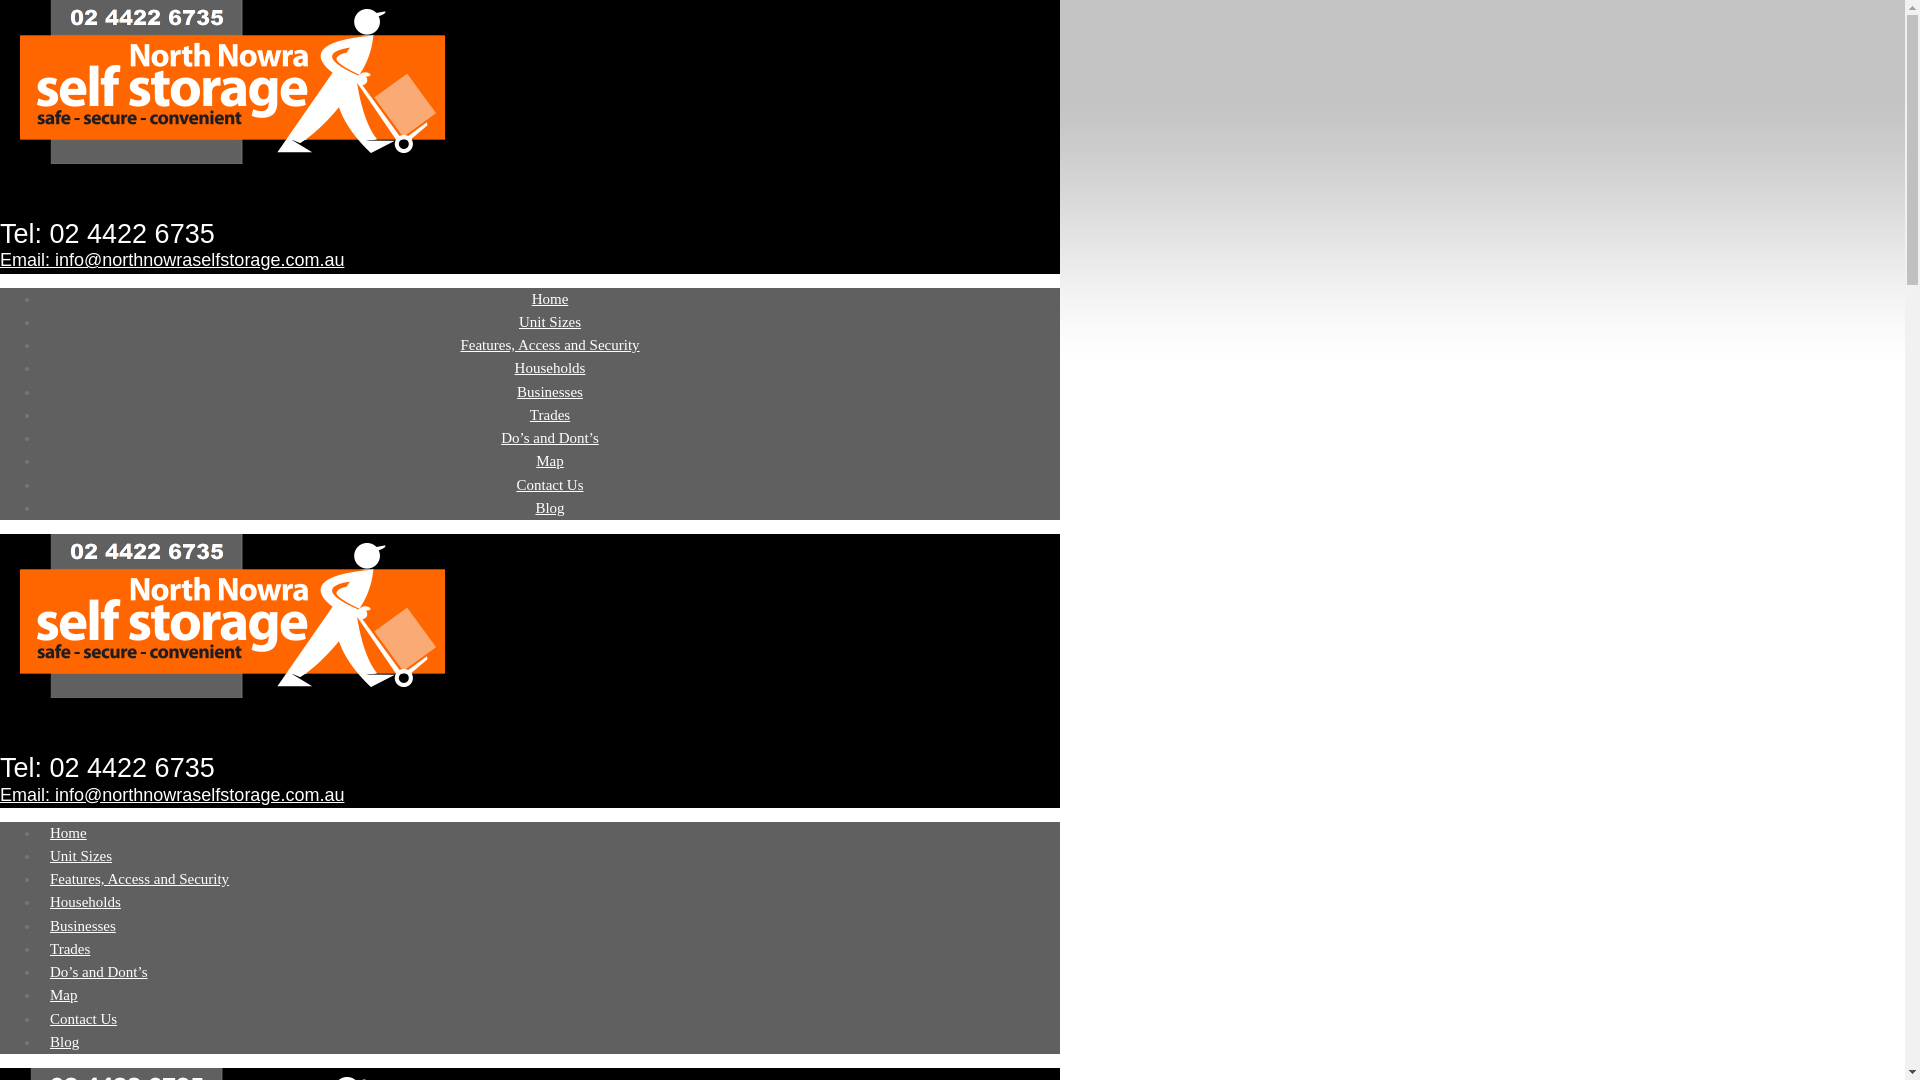  Describe the element at coordinates (172, 258) in the screenshot. I see `'Email: info@northnowraselfstorage.com.au'` at that location.